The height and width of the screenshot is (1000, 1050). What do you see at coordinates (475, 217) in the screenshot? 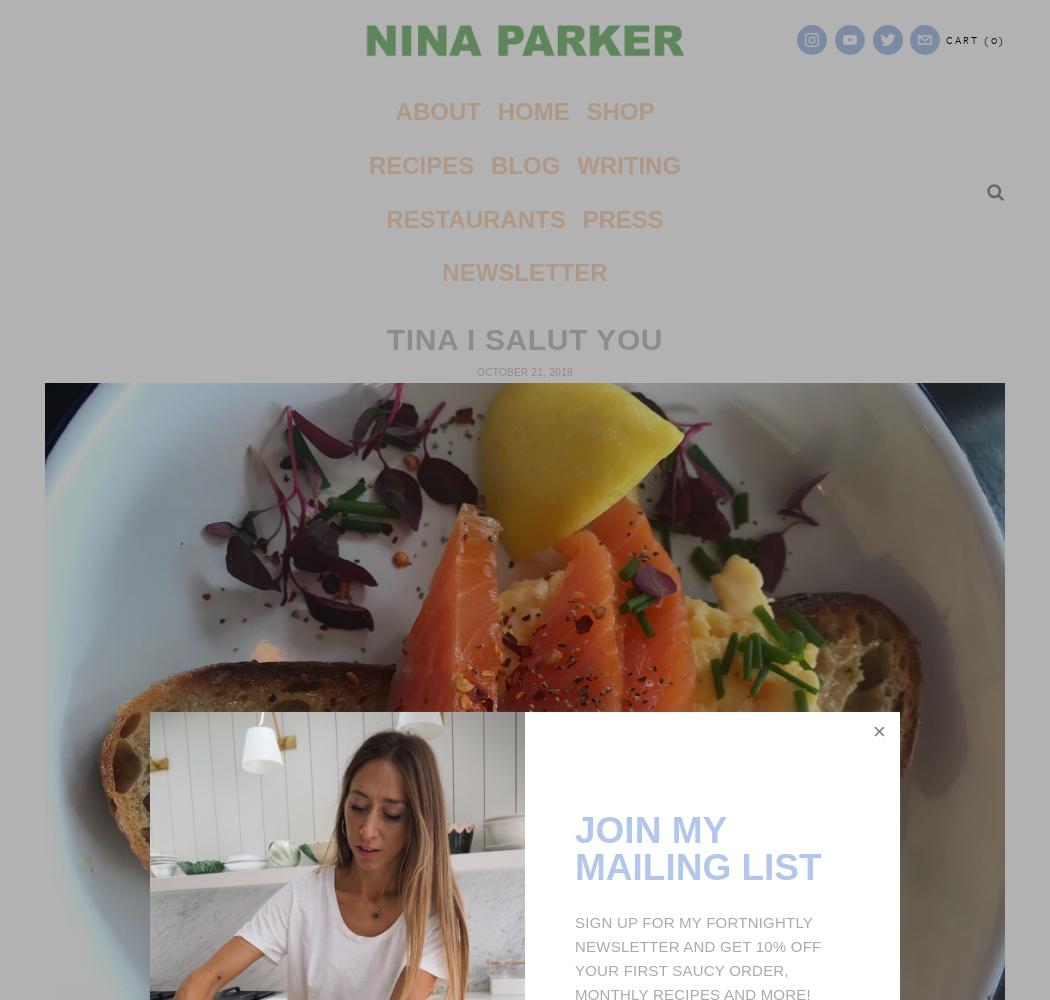
I see `'RESTAURANTS'` at bounding box center [475, 217].